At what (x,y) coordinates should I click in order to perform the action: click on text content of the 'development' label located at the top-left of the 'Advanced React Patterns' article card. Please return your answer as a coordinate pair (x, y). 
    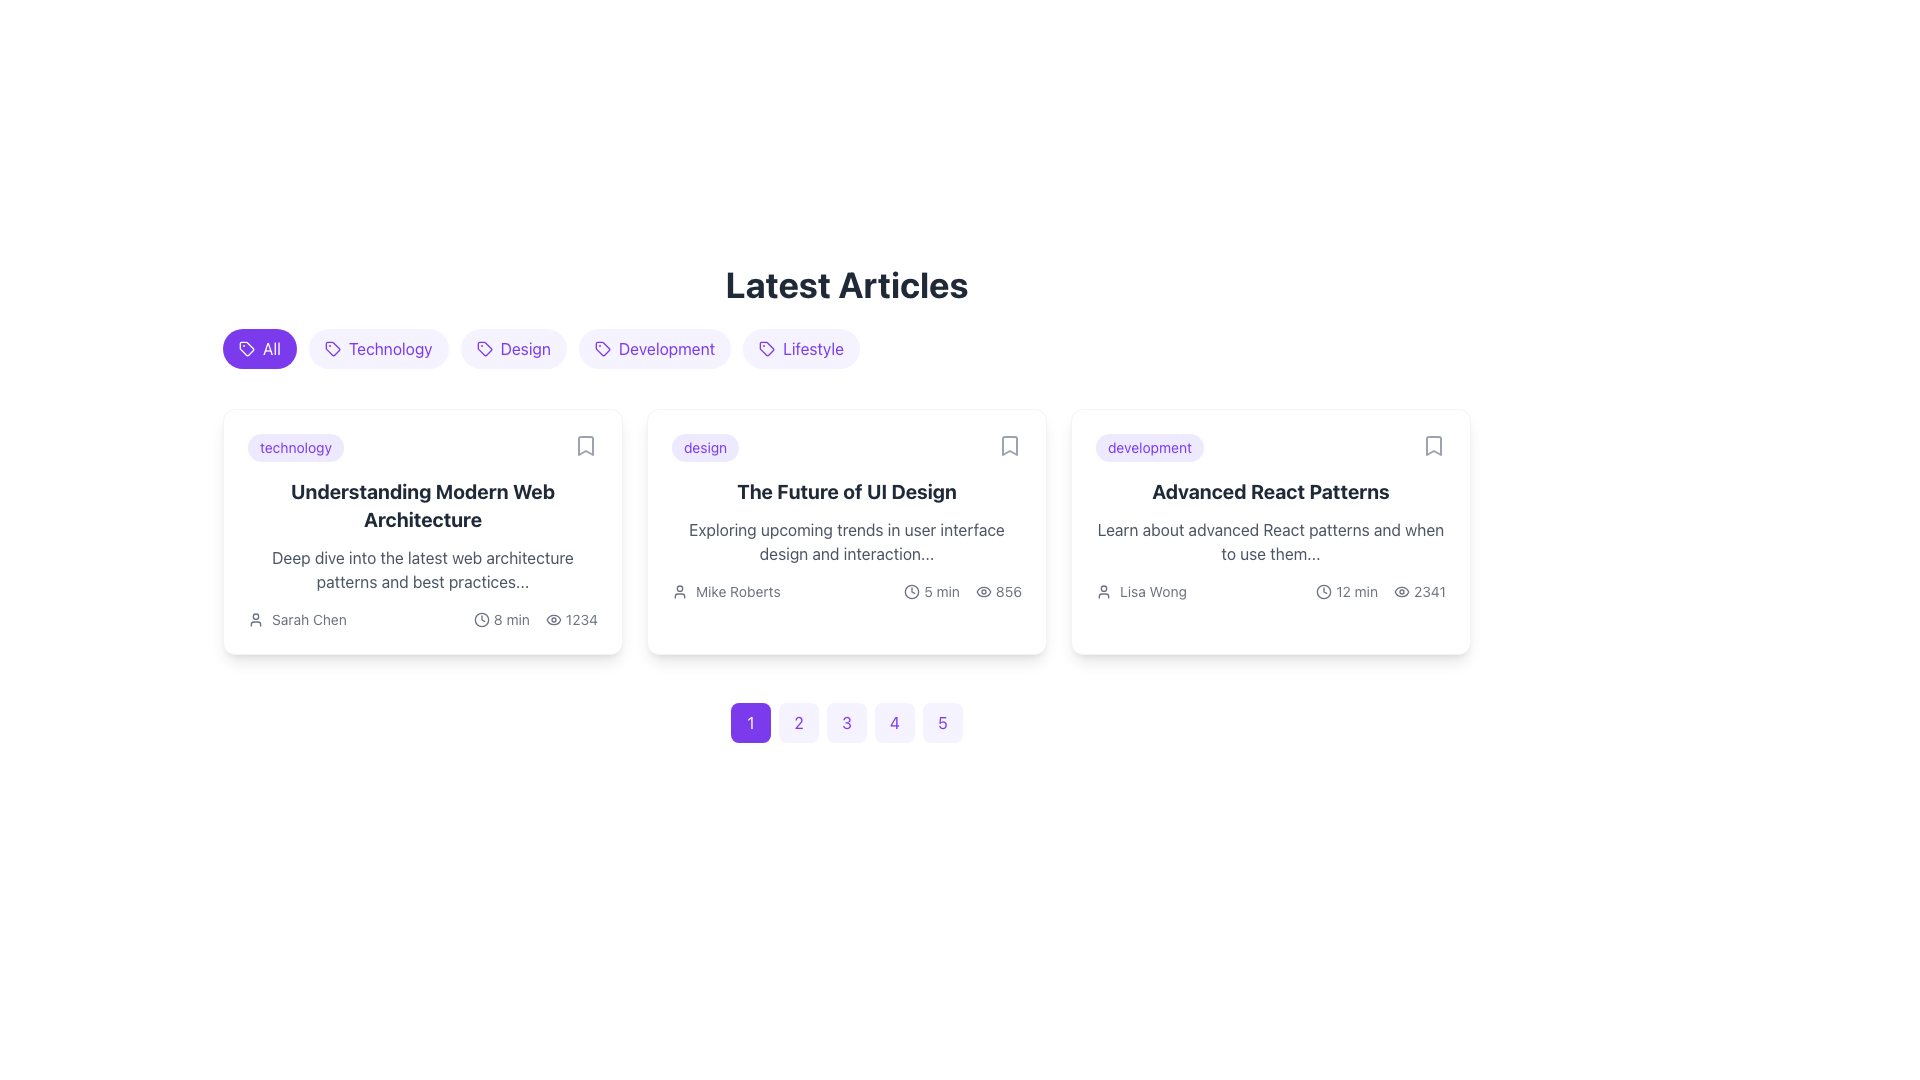
    Looking at the image, I should click on (1149, 446).